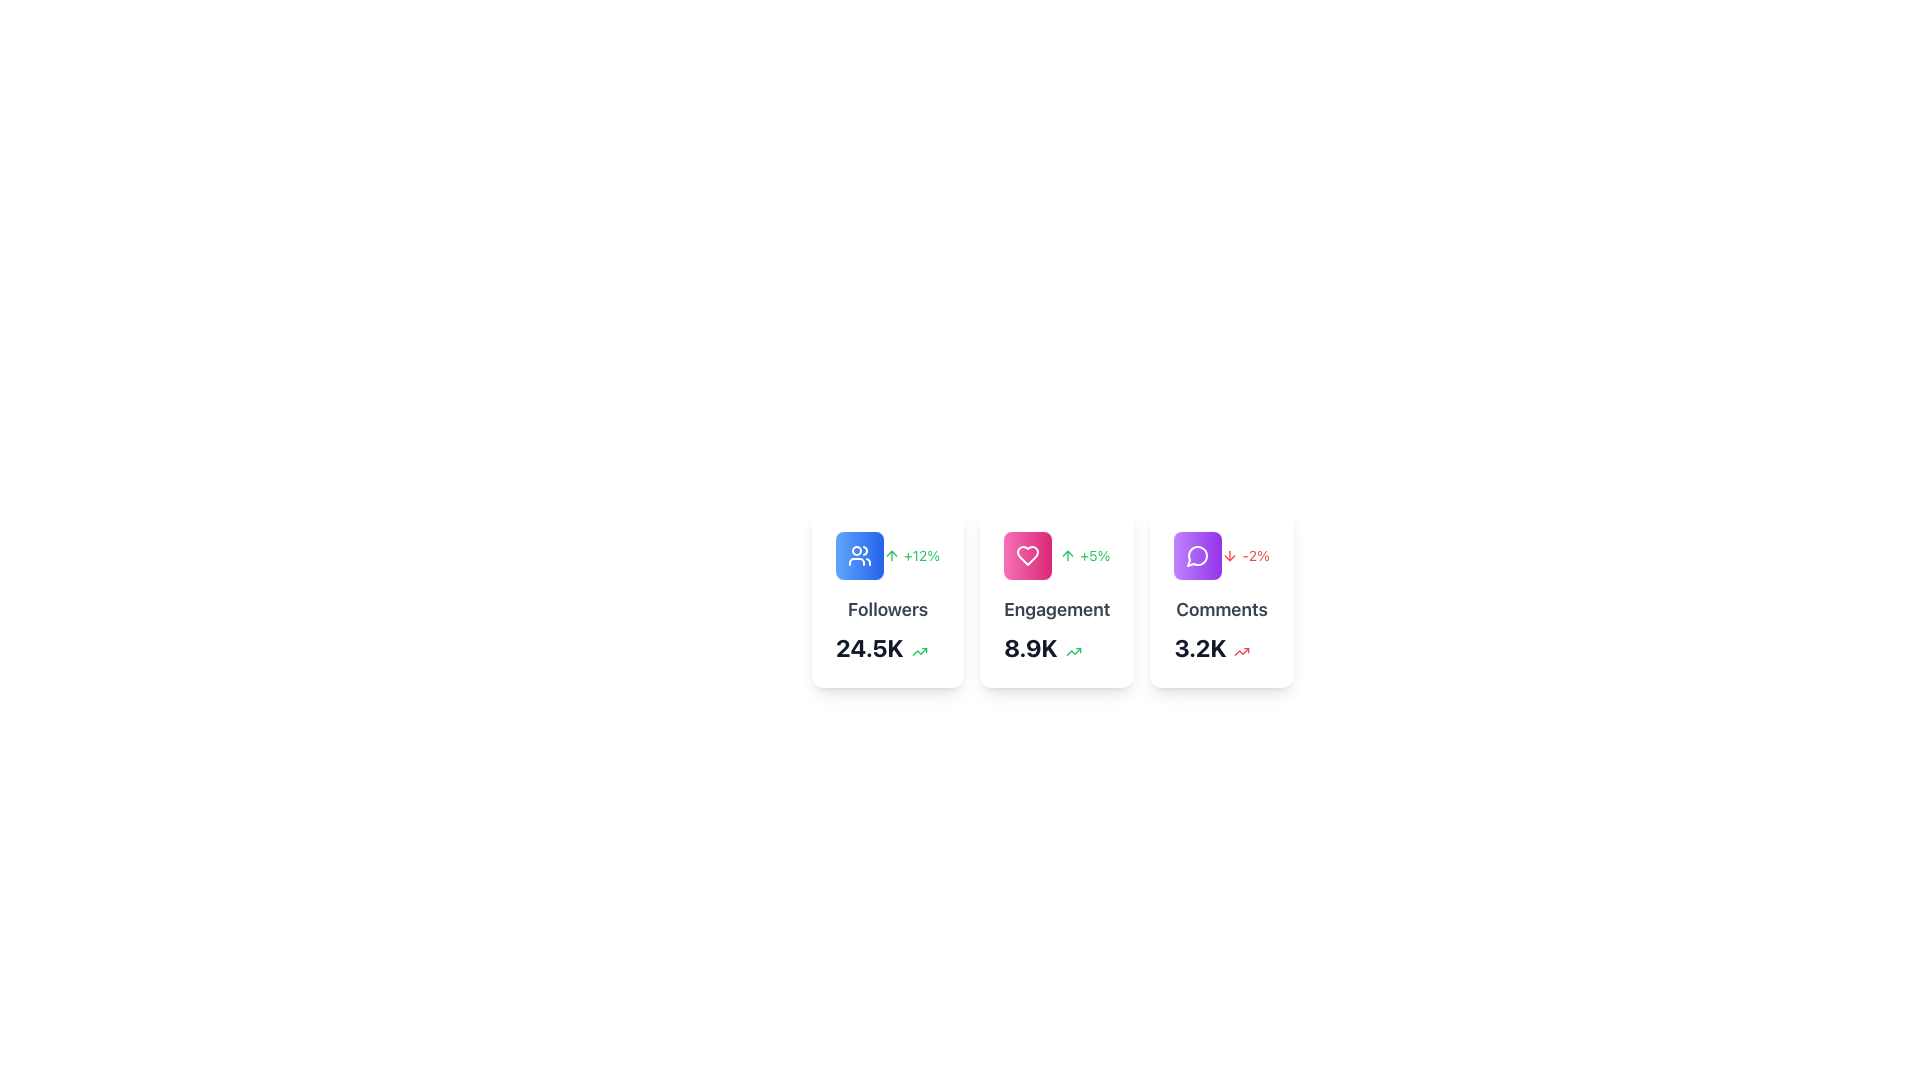  I want to click on the decorative bar at the bottom of the card displaying 'Engagement' data, which is styled as a rounded rectangle with a gradient background, so click(1056, 685).